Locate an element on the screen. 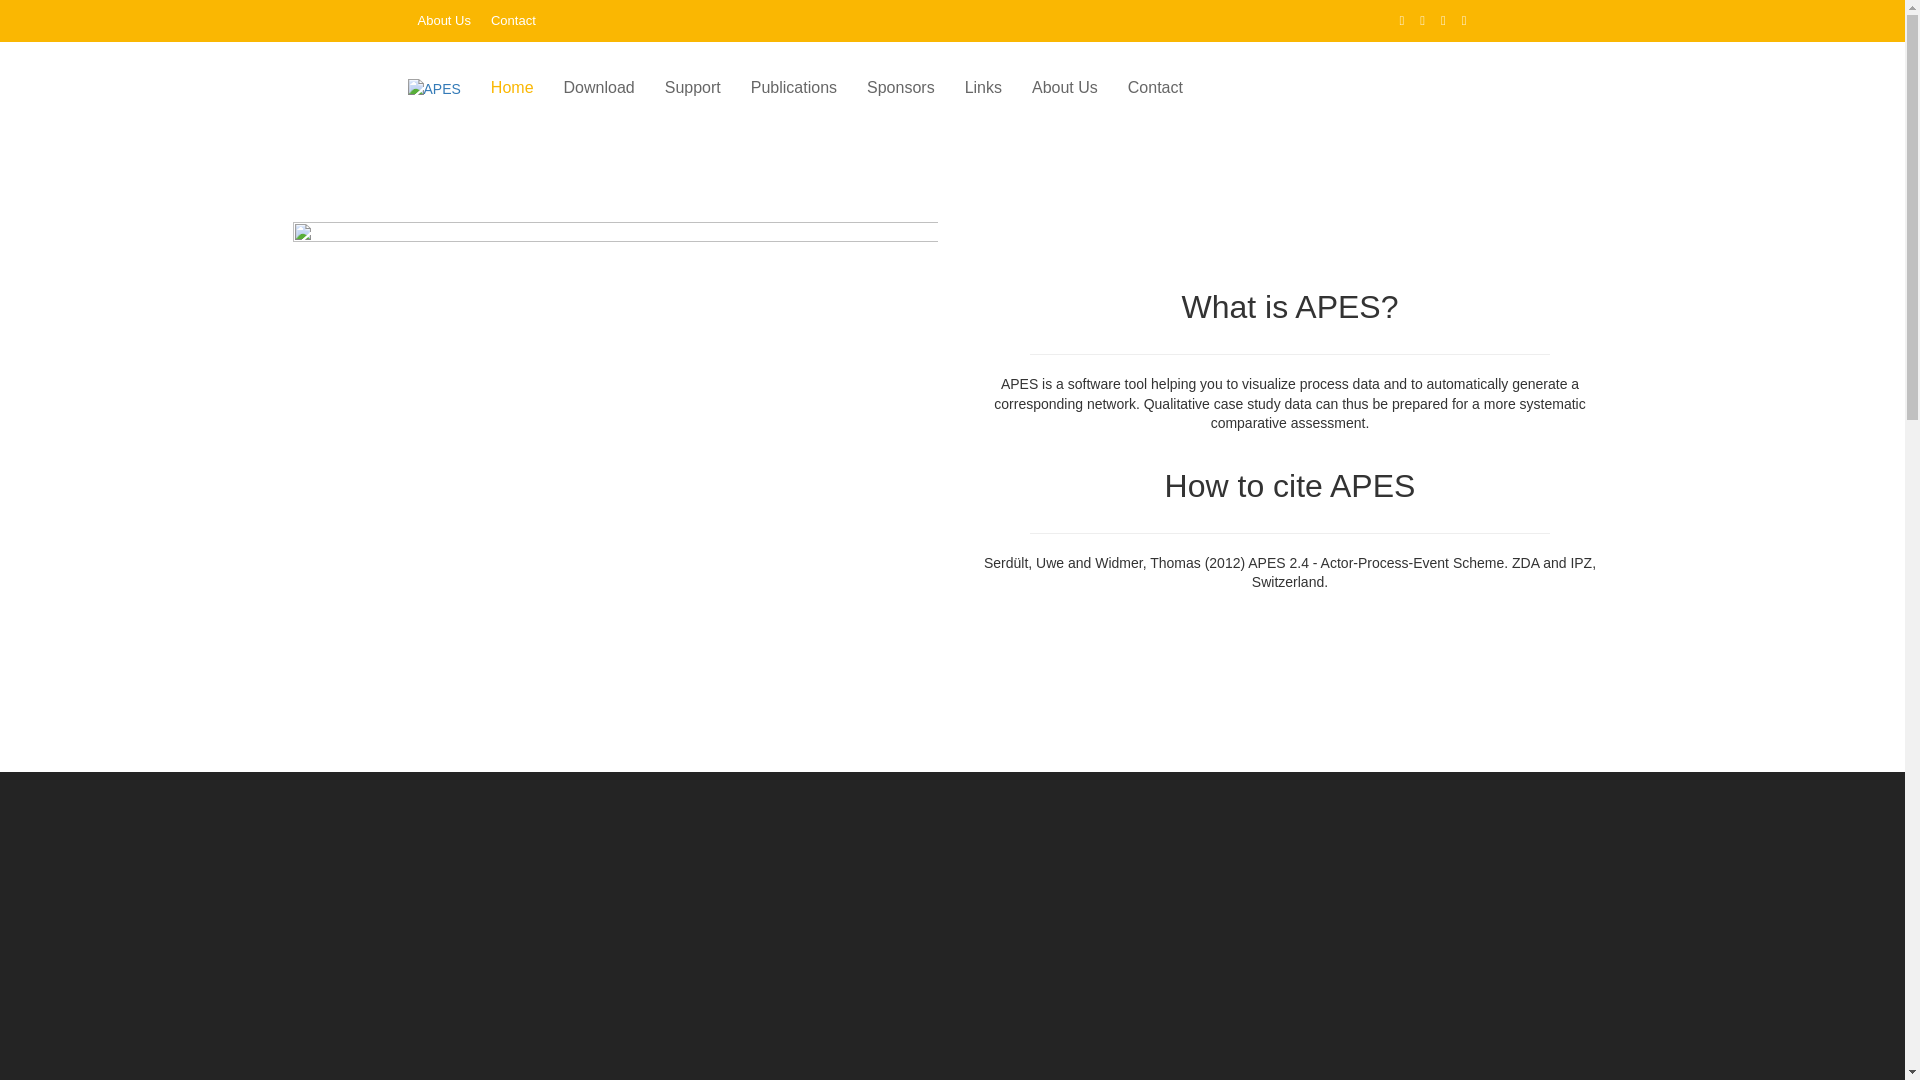 The height and width of the screenshot is (1080, 1920). 'Home' is located at coordinates (474, 87).